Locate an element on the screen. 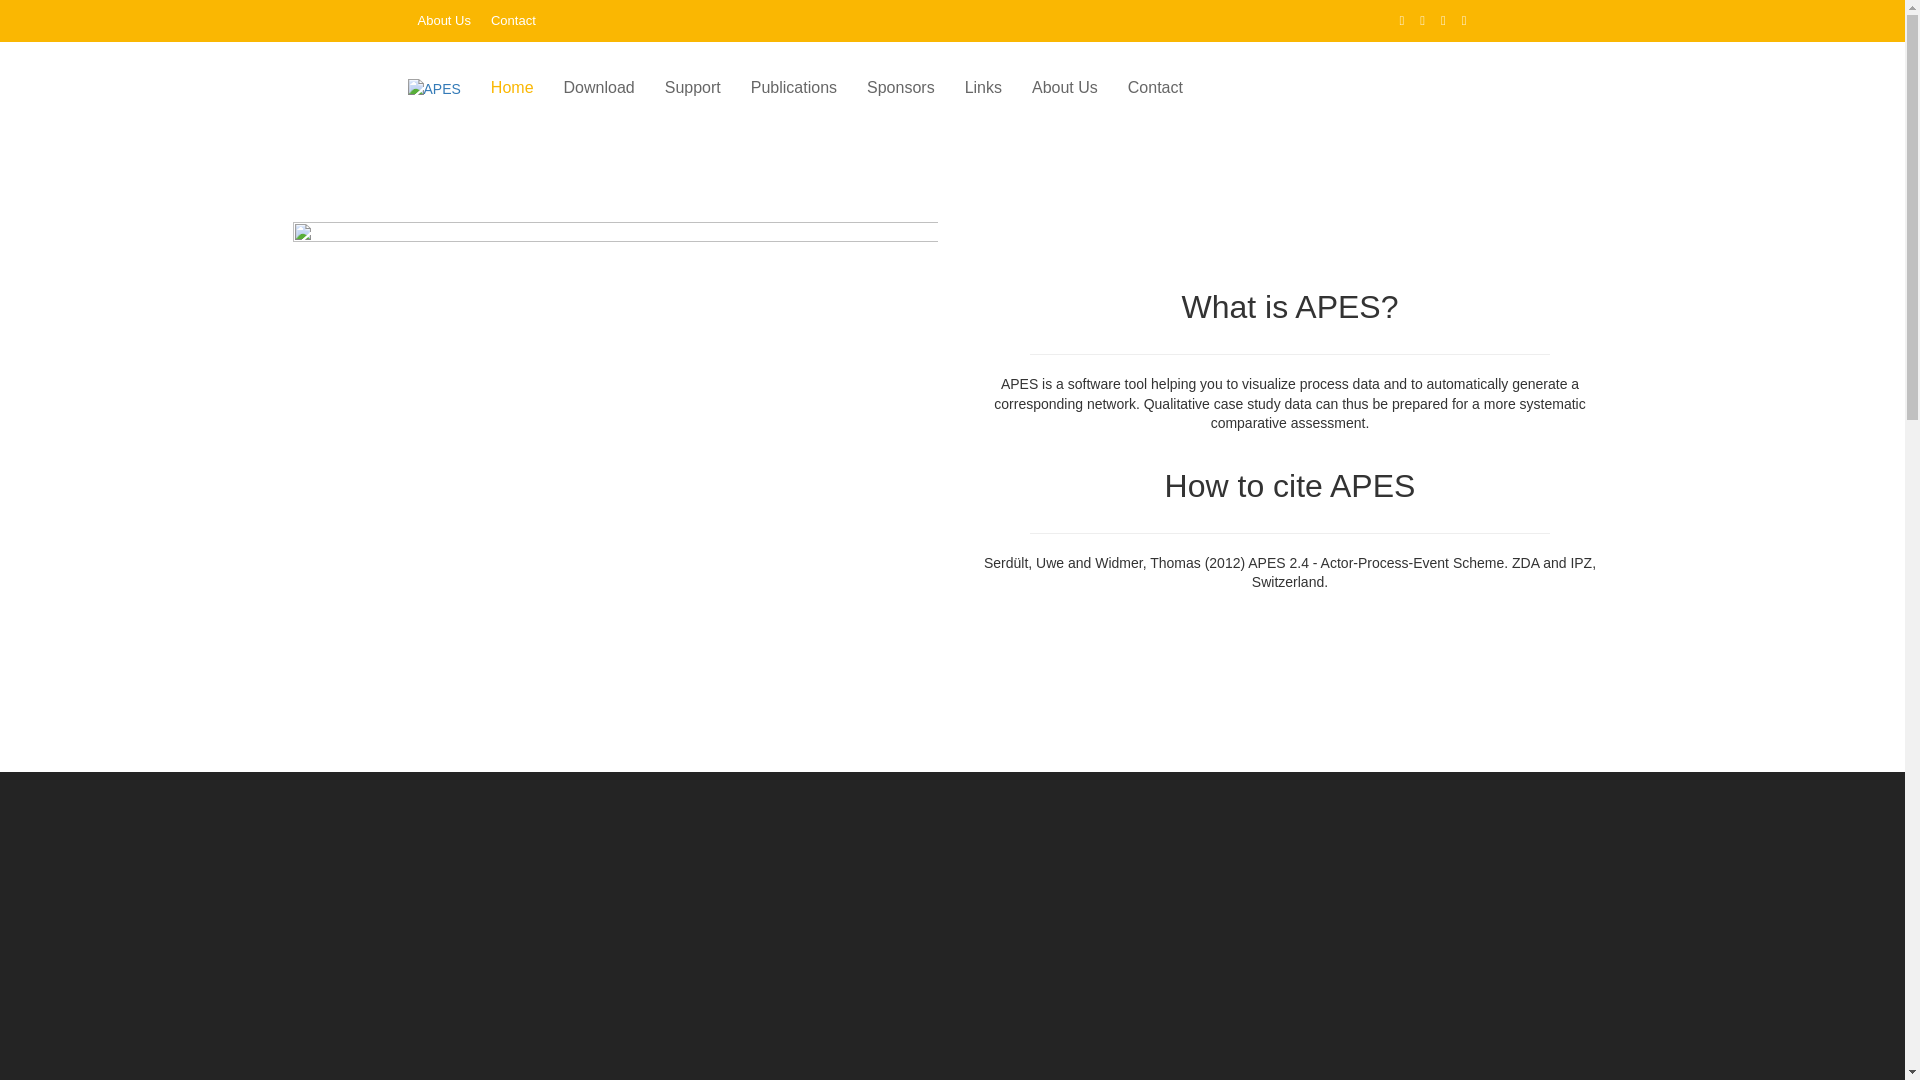 The height and width of the screenshot is (1080, 1920). 'Home' is located at coordinates (474, 87).